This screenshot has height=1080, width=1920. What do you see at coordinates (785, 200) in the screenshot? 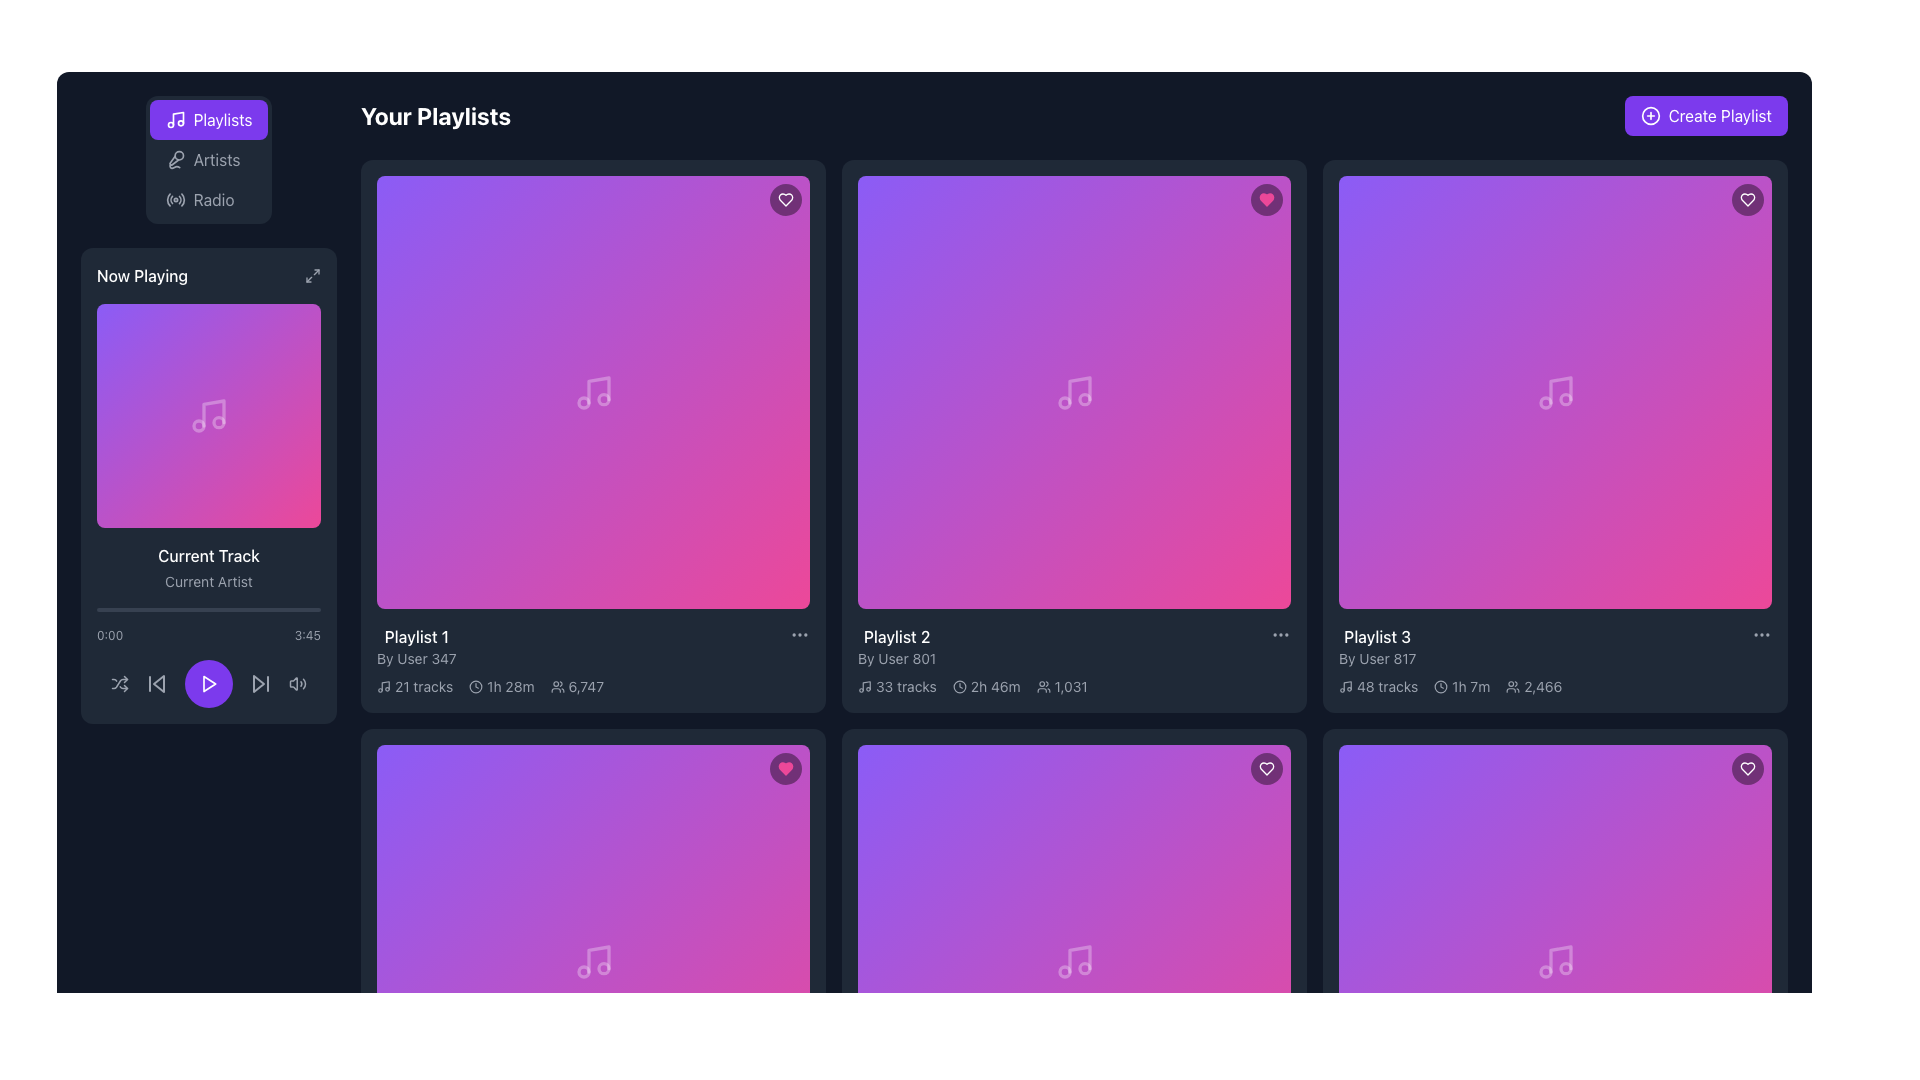
I see `the heart icon located in the top-right corner of the first playlist box in the 'Your Playlists' section` at bounding box center [785, 200].